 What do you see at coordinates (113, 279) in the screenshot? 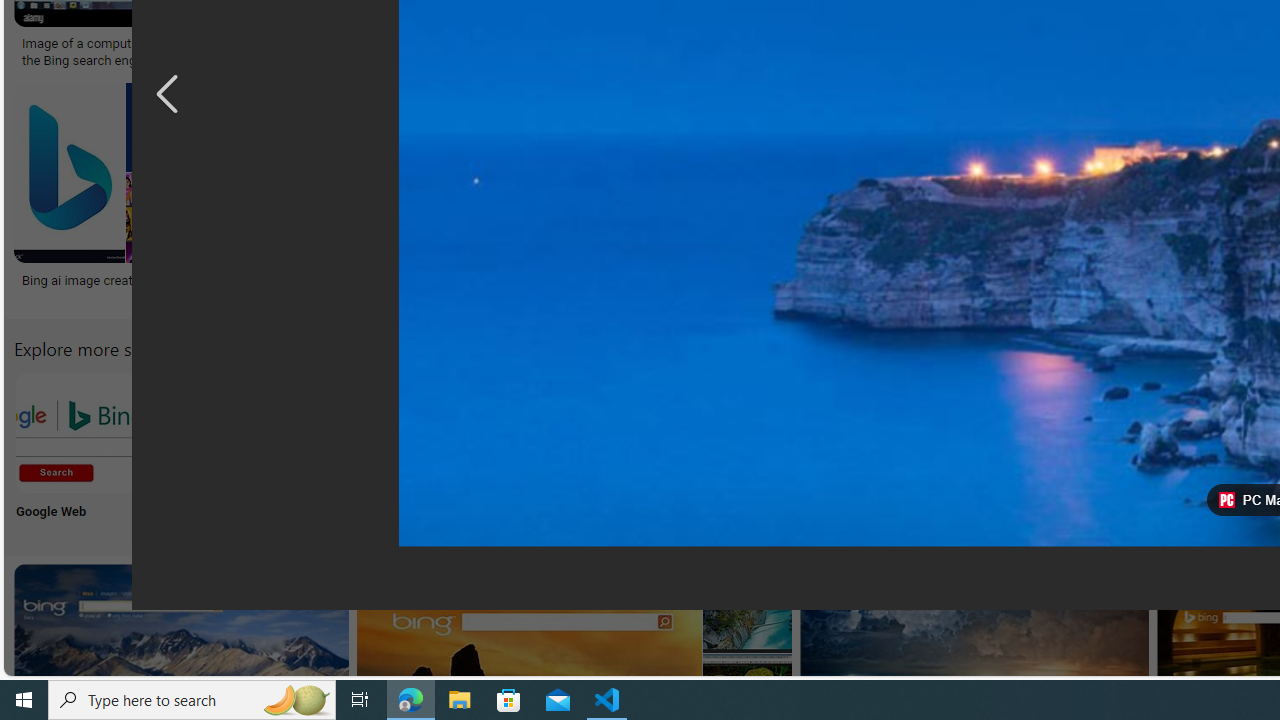
I see `'Bing ai image creator'` at bounding box center [113, 279].